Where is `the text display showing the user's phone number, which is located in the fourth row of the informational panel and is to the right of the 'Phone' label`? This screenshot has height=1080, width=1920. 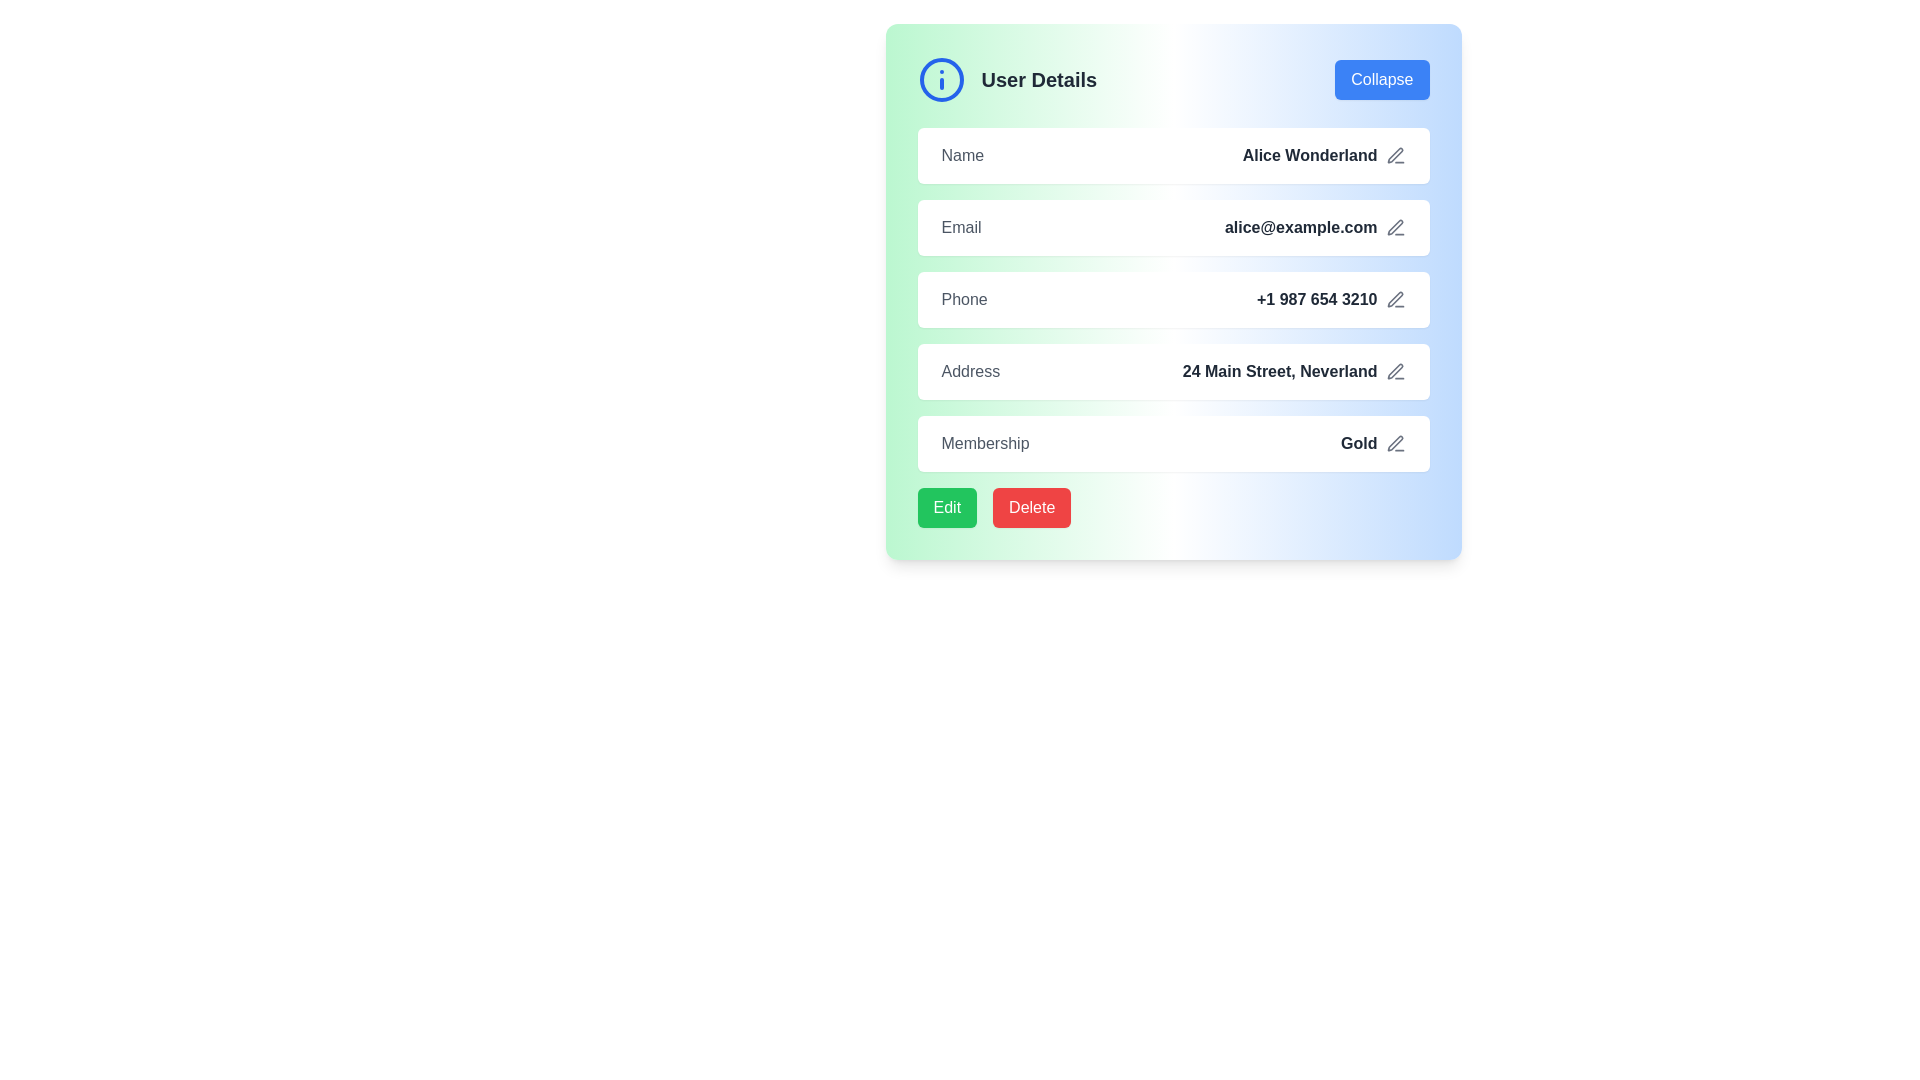 the text display showing the user's phone number, which is located in the fourth row of the informational panel and is to the right of the 'Phone' label is located at coordinates (1331, 300).